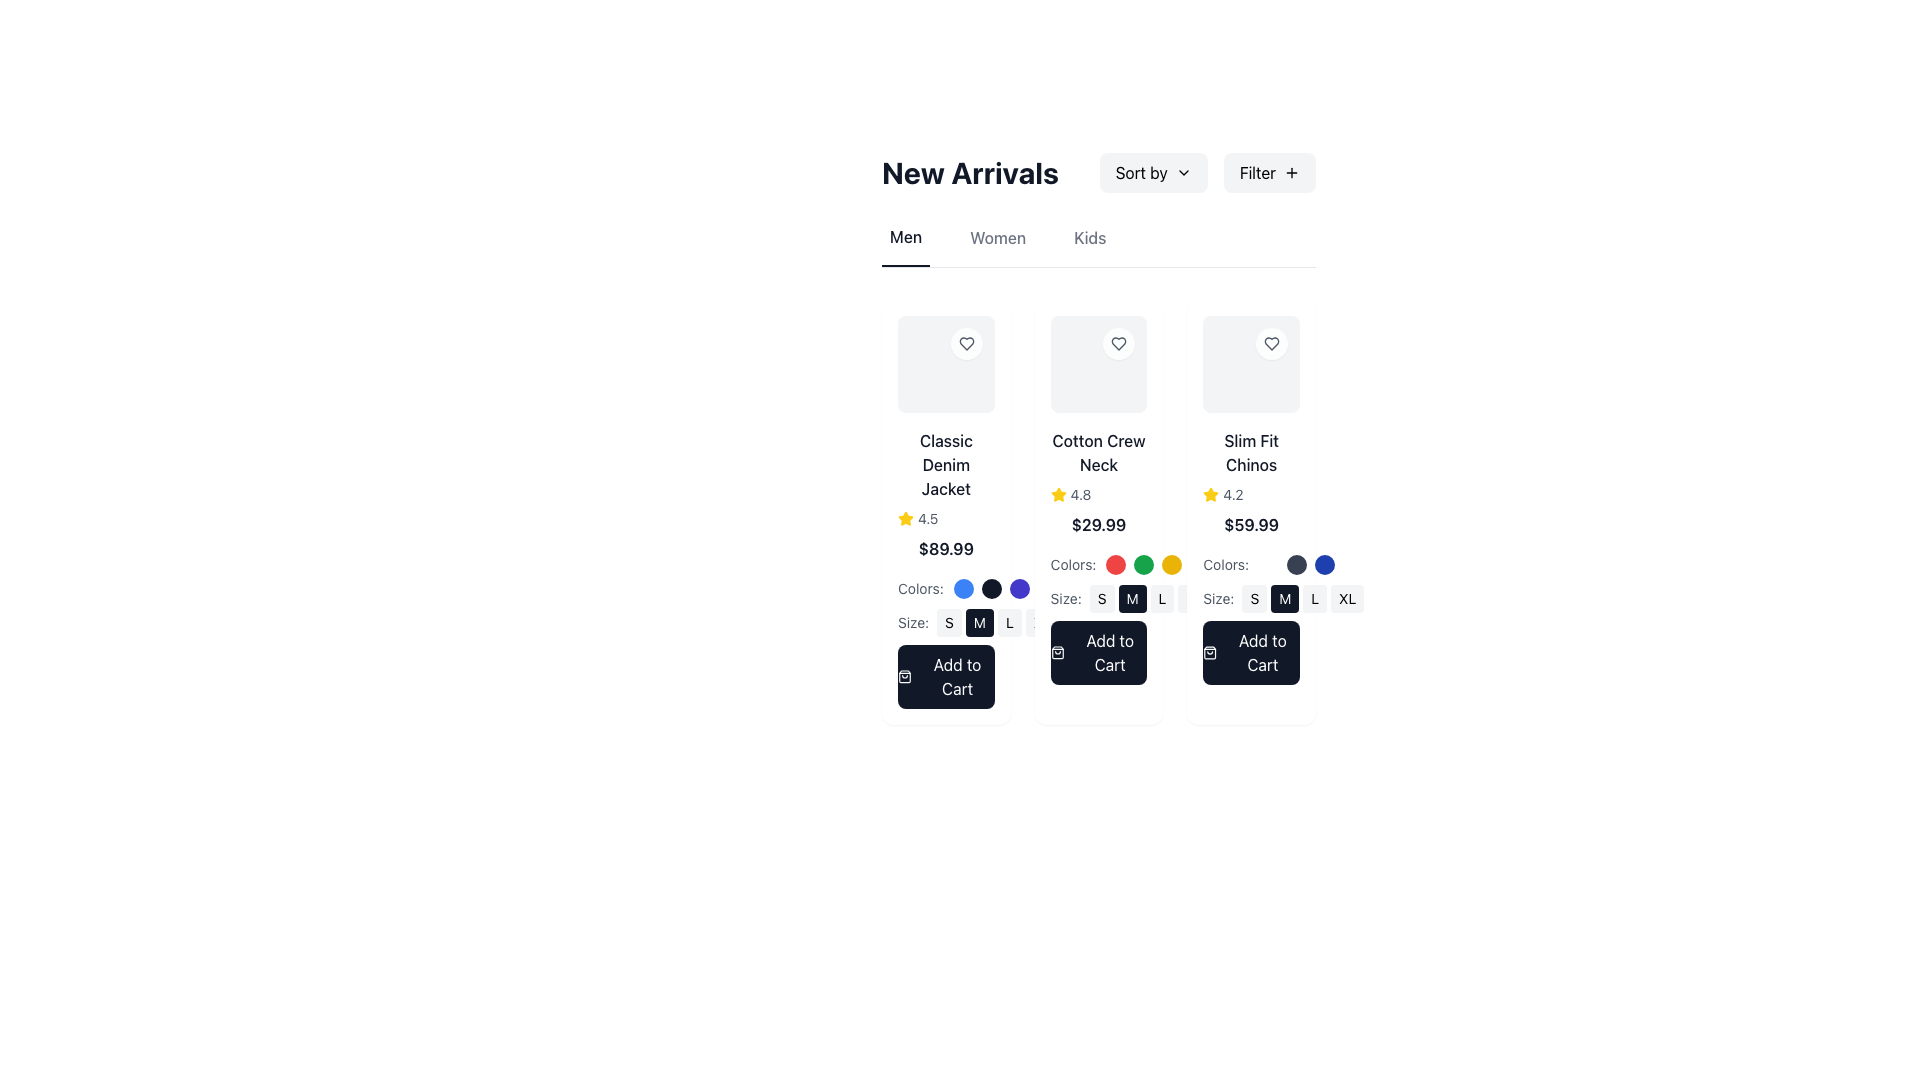 Image resolution: width=1920 pixels, height=1080 pixels. I want to click on the size selection button labeled 'M' located below the product description section under the text 'Size:', so click(1150, 597).